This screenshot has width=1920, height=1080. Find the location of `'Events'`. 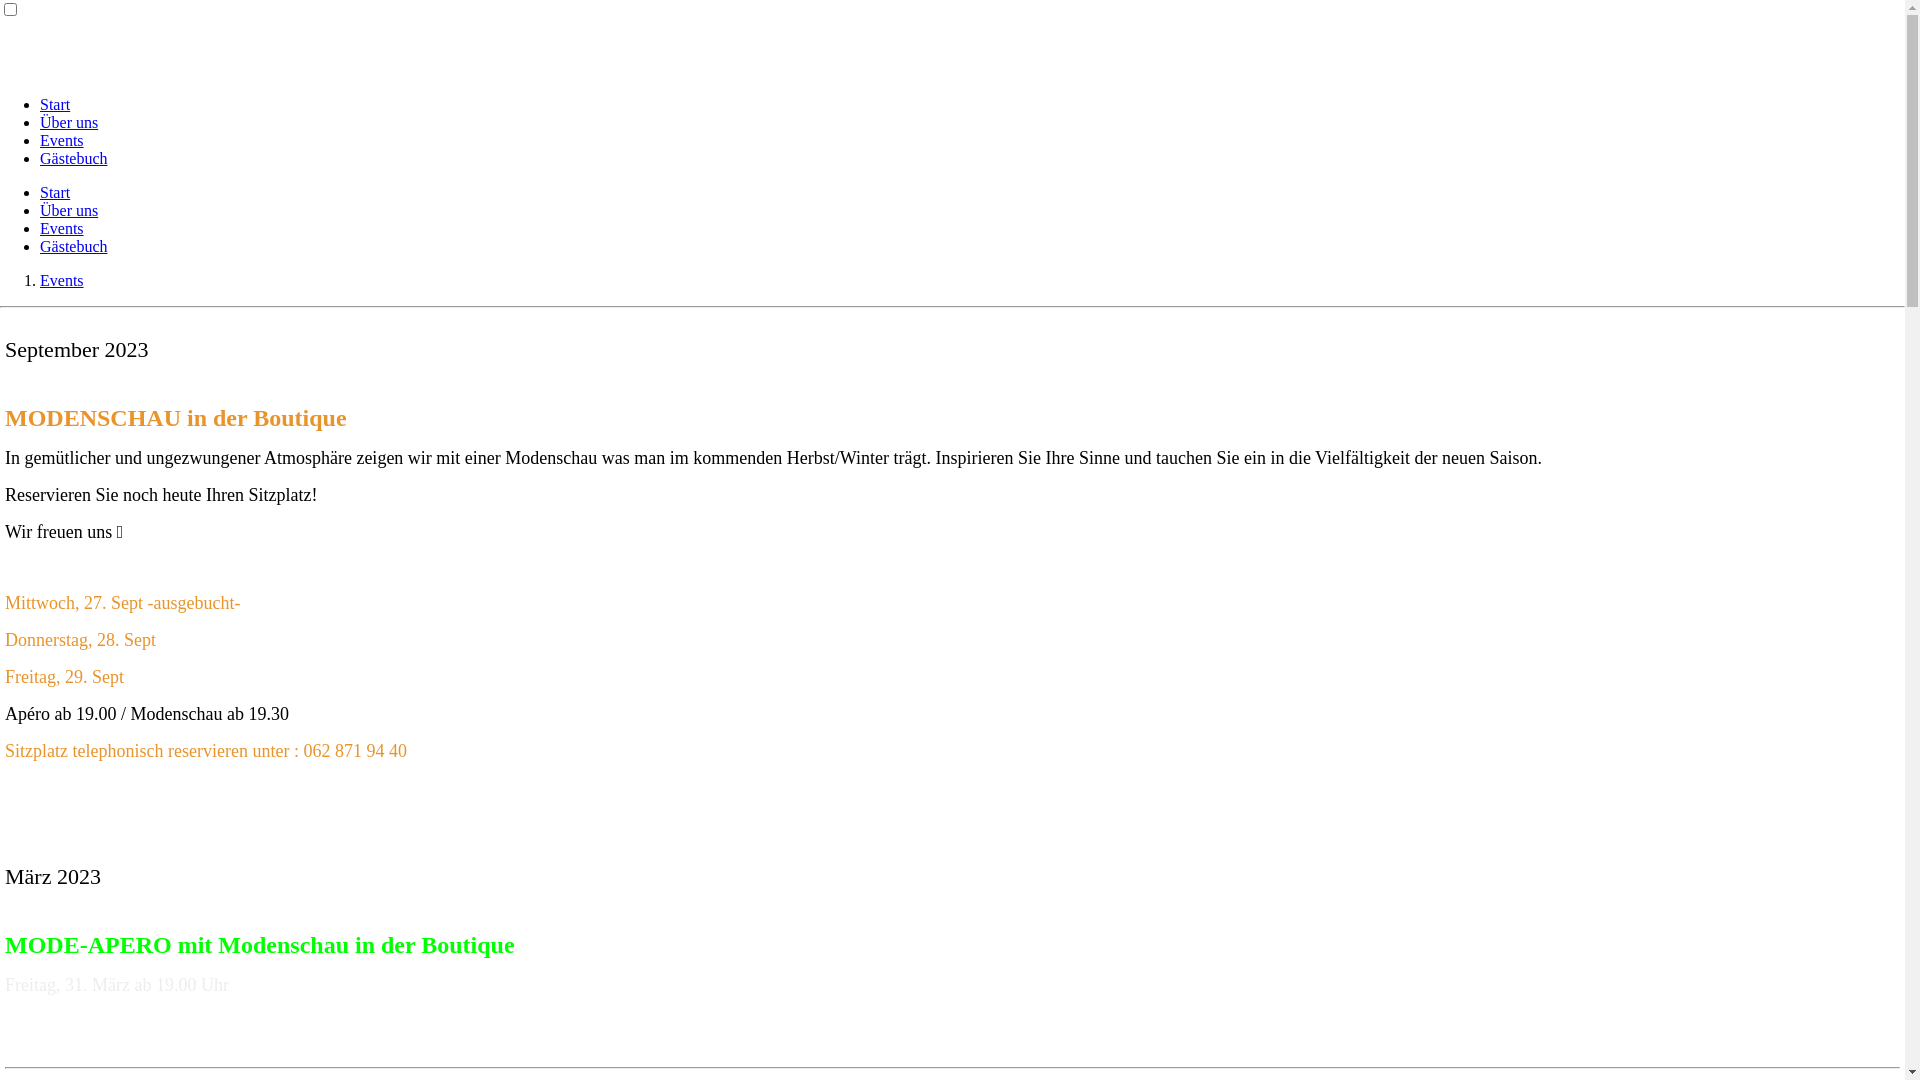

'Events' is located at coordinates (62, 139).